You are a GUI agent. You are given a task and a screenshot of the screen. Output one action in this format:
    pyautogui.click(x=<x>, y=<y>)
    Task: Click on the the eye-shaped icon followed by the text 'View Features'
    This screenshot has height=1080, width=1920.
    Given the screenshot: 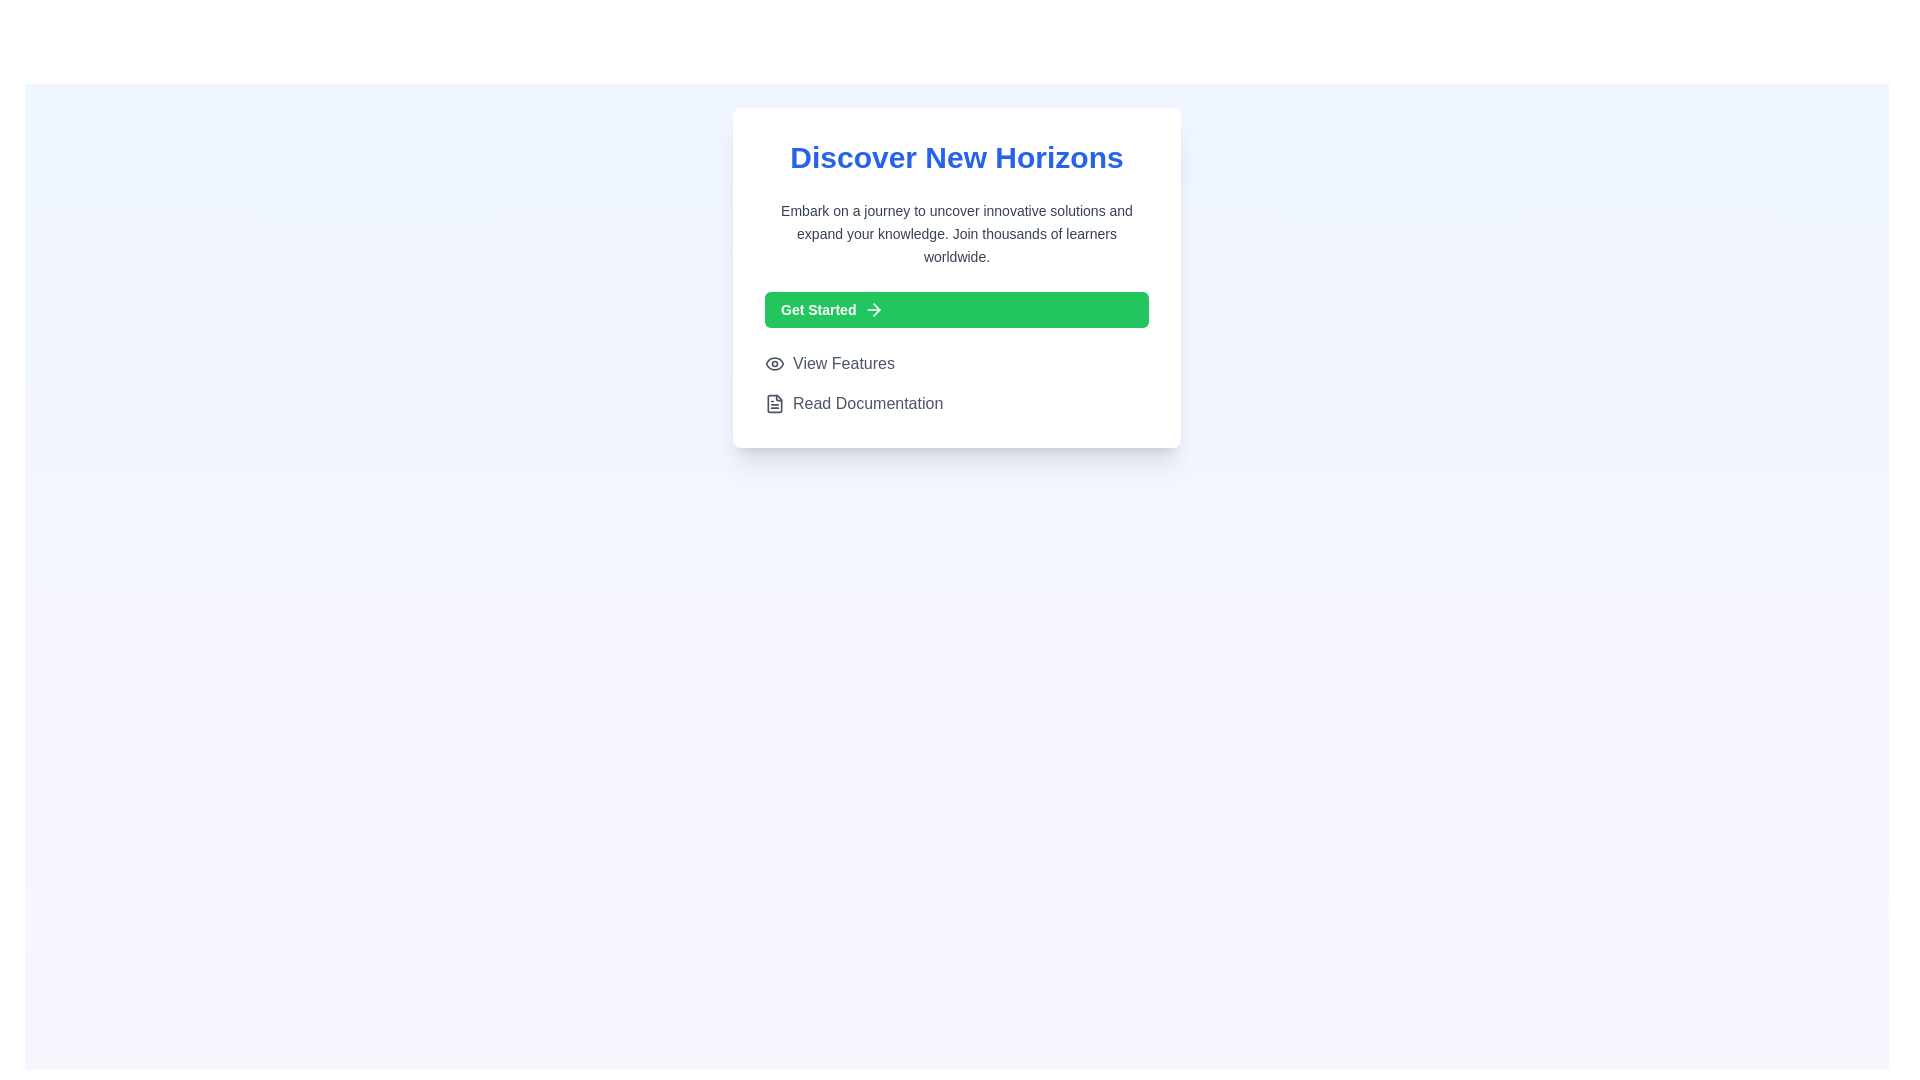 What is the action you would take?
    pyautogui.click(x=830, y=364)
    